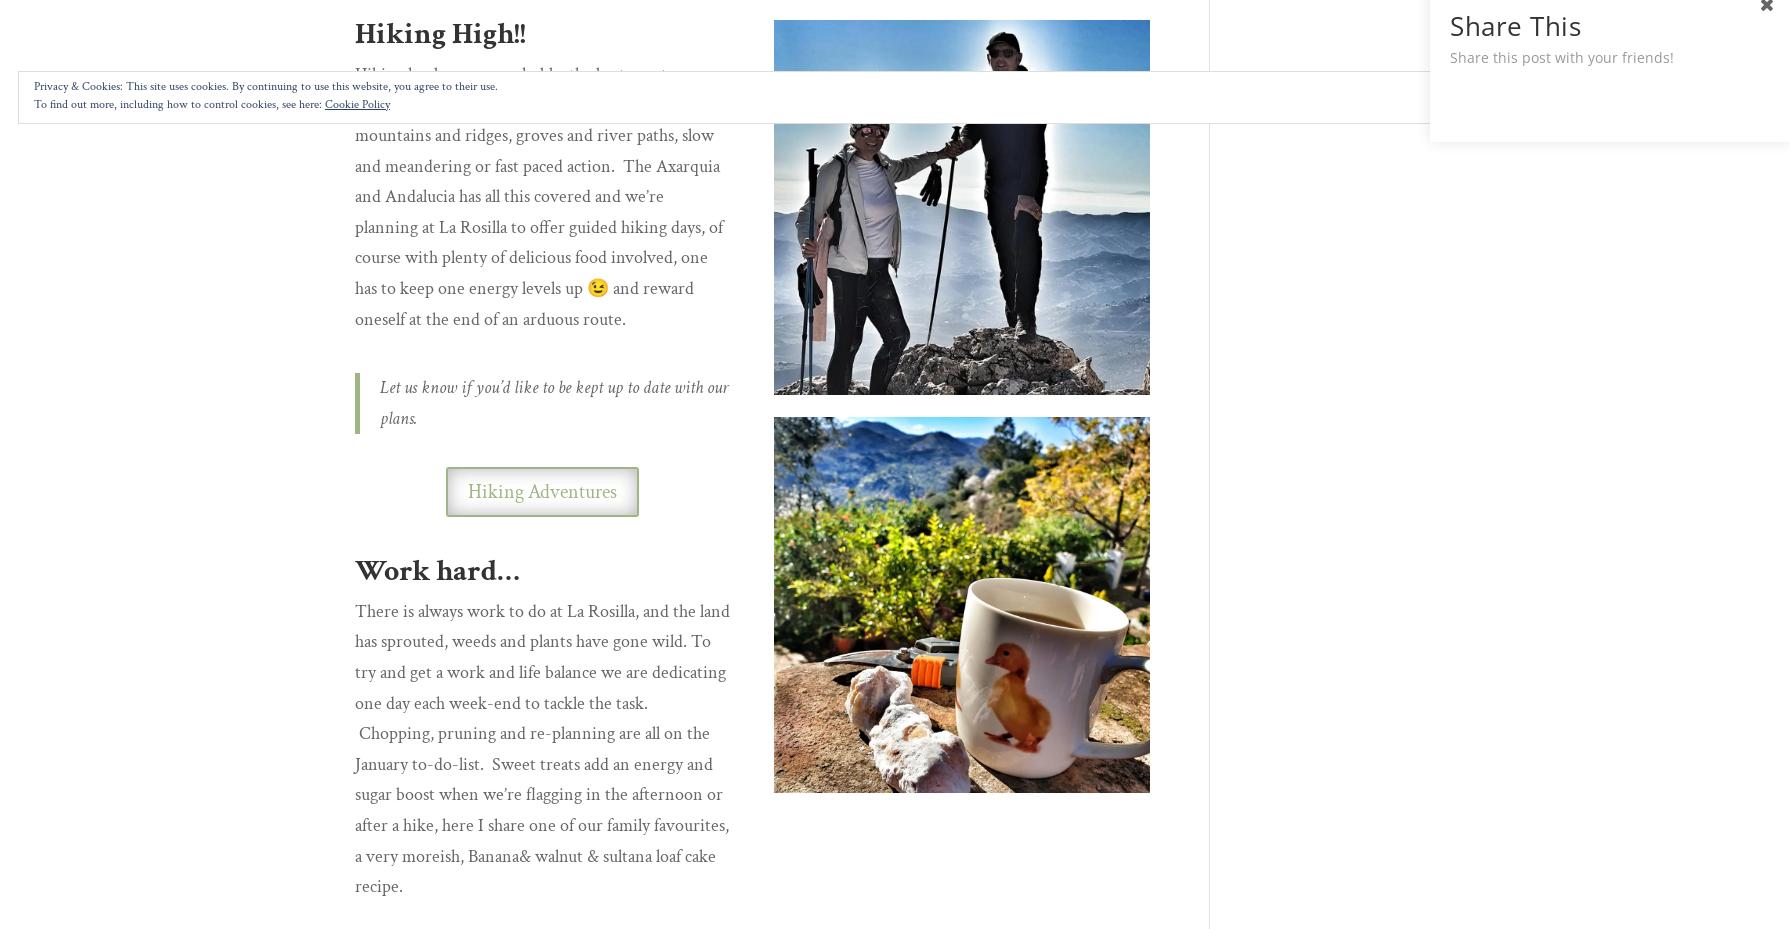  Describe the element at coordinates (1514, 25) in the screenshot. I see `'Share This'` at that location.